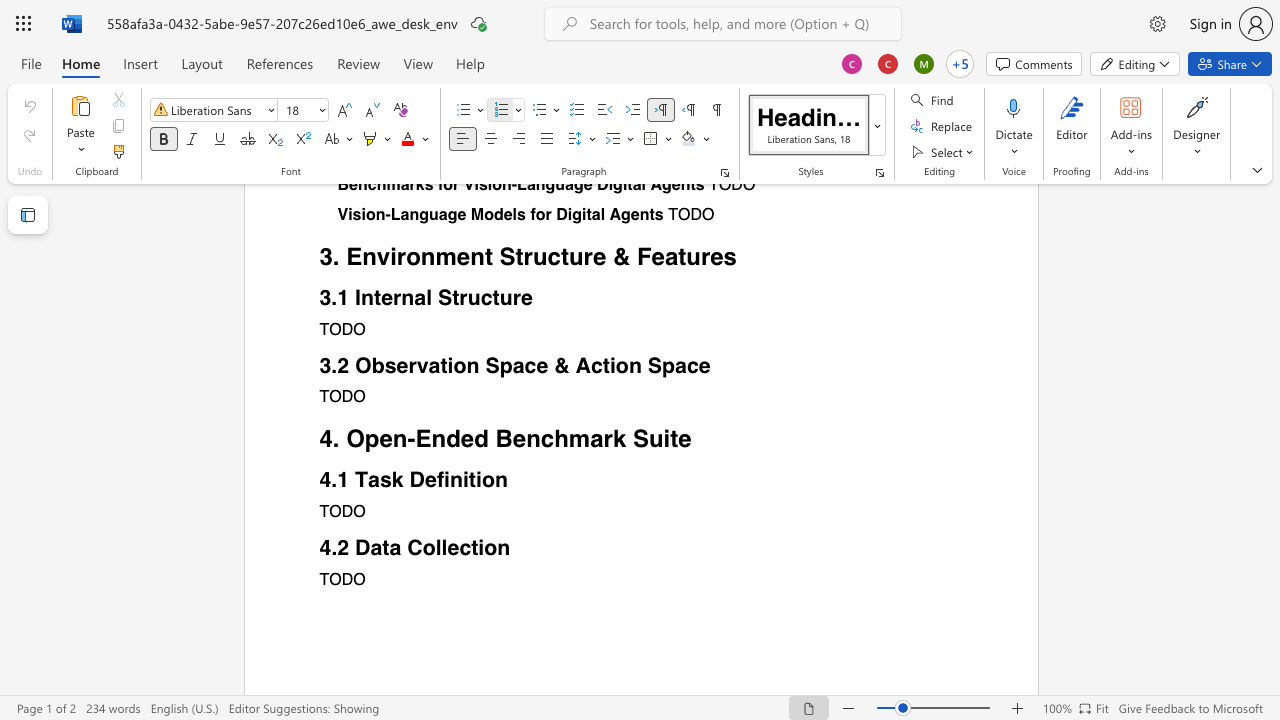 The height and width of the screenshot is (720, 1280). What do you see at coordinates (429, 479) in the screenshot?
I see `the 1th character "e" in the text` at bounding box center [429, 479].